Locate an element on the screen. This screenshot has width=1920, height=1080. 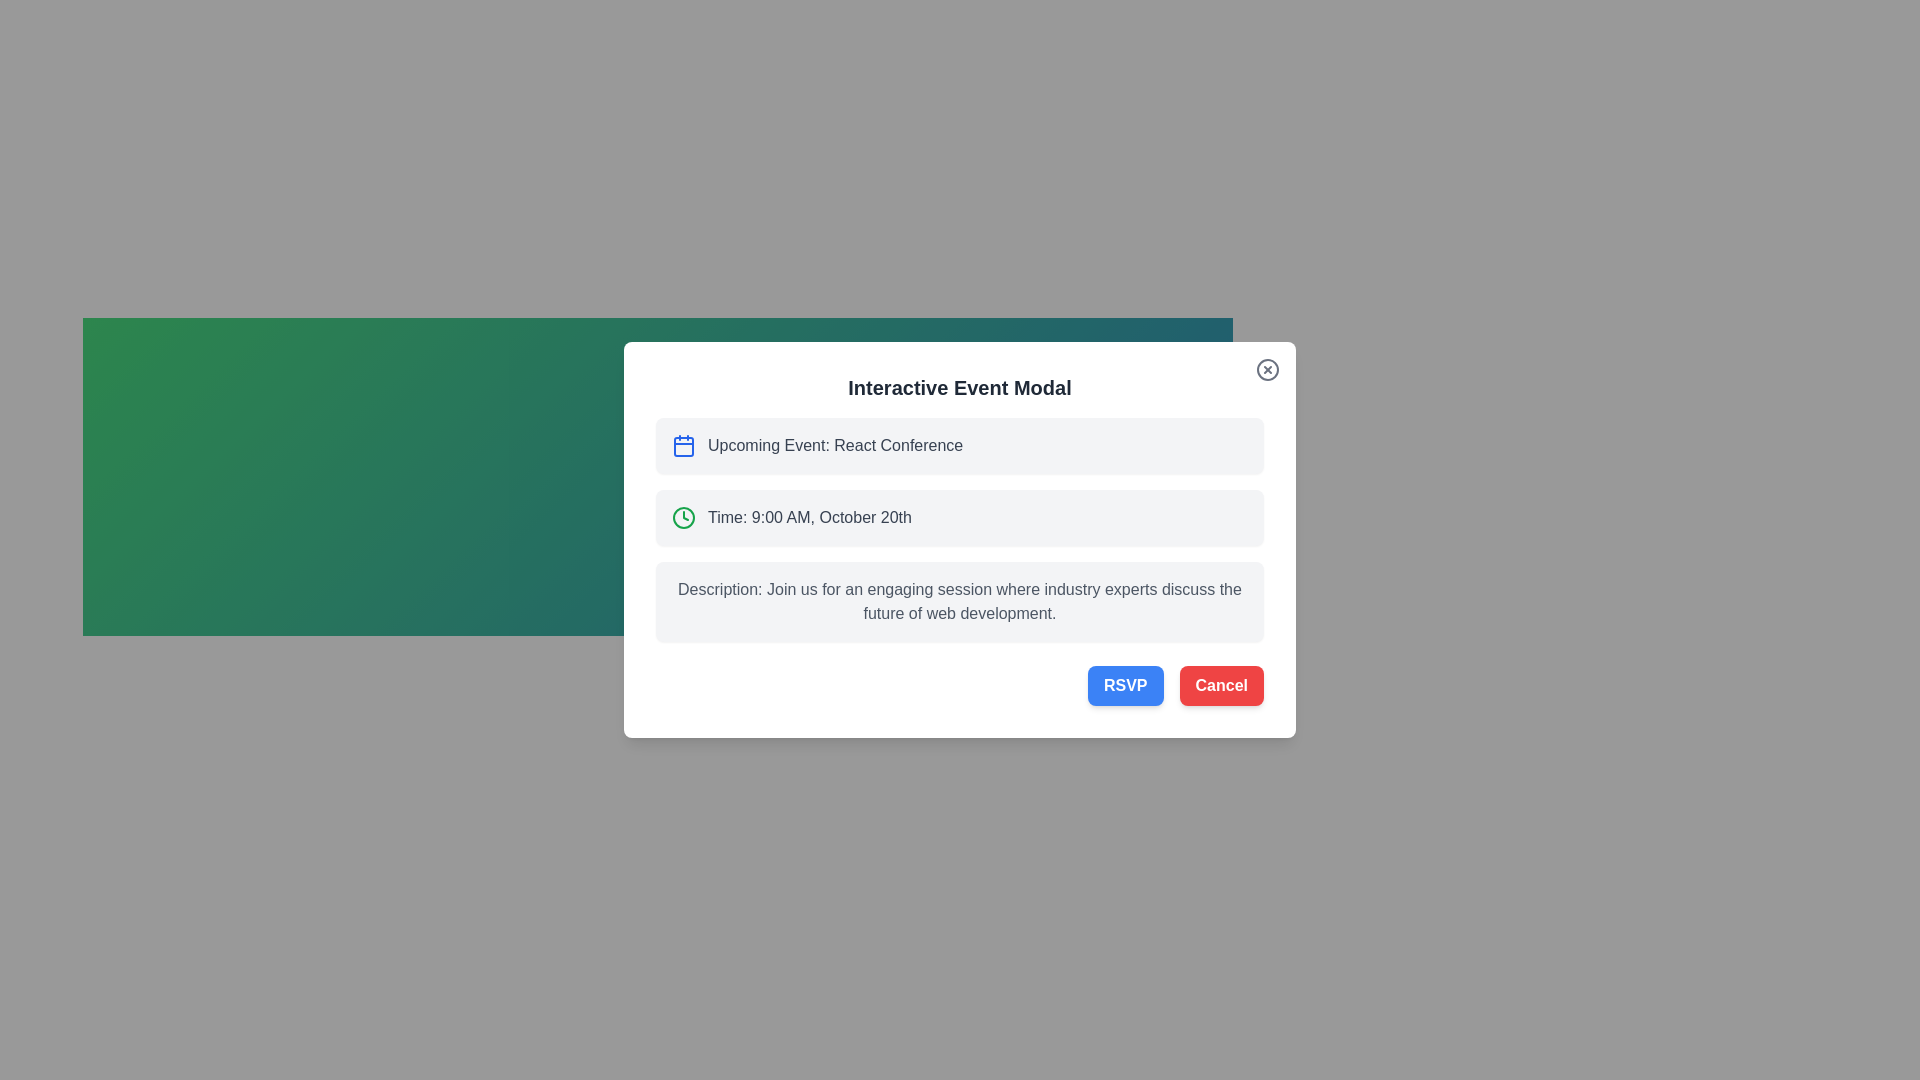
the close button located at the top-right corner of the 'Interactive Event Modal' to change its appearance is located at coordinates (1266, 370).